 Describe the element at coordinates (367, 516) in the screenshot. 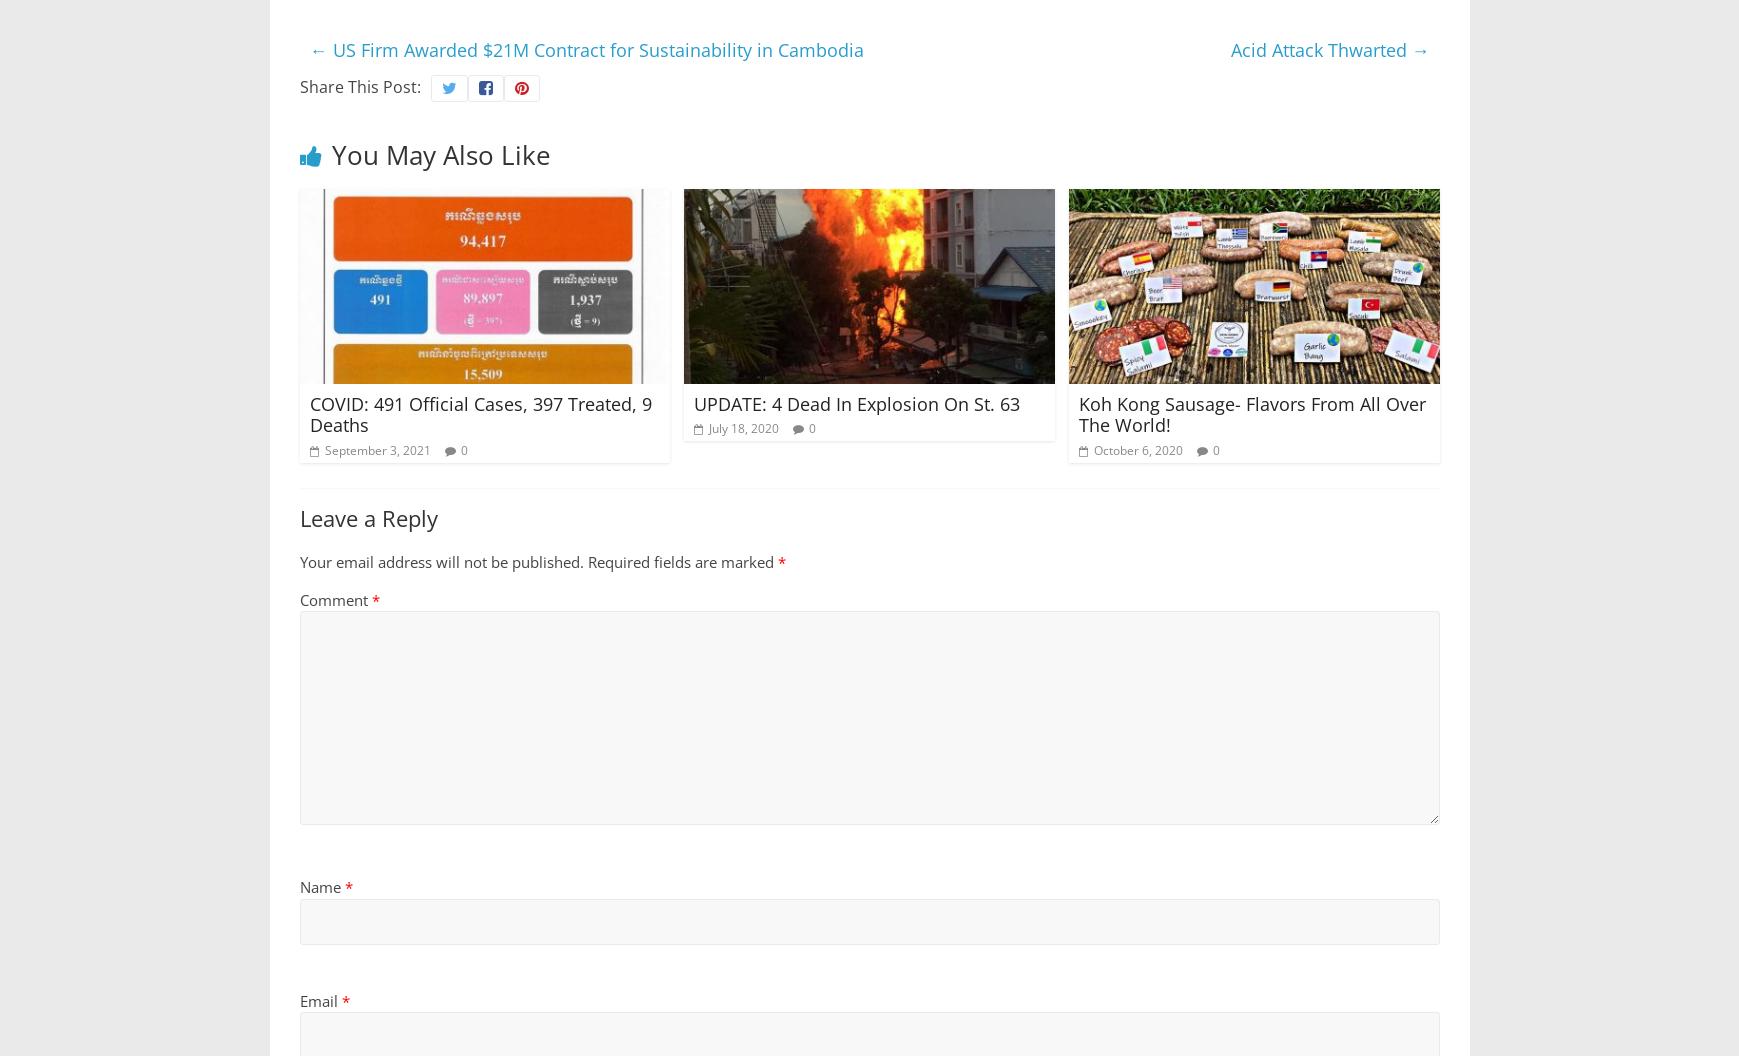

I see `'Leave a Reply'` at that location.